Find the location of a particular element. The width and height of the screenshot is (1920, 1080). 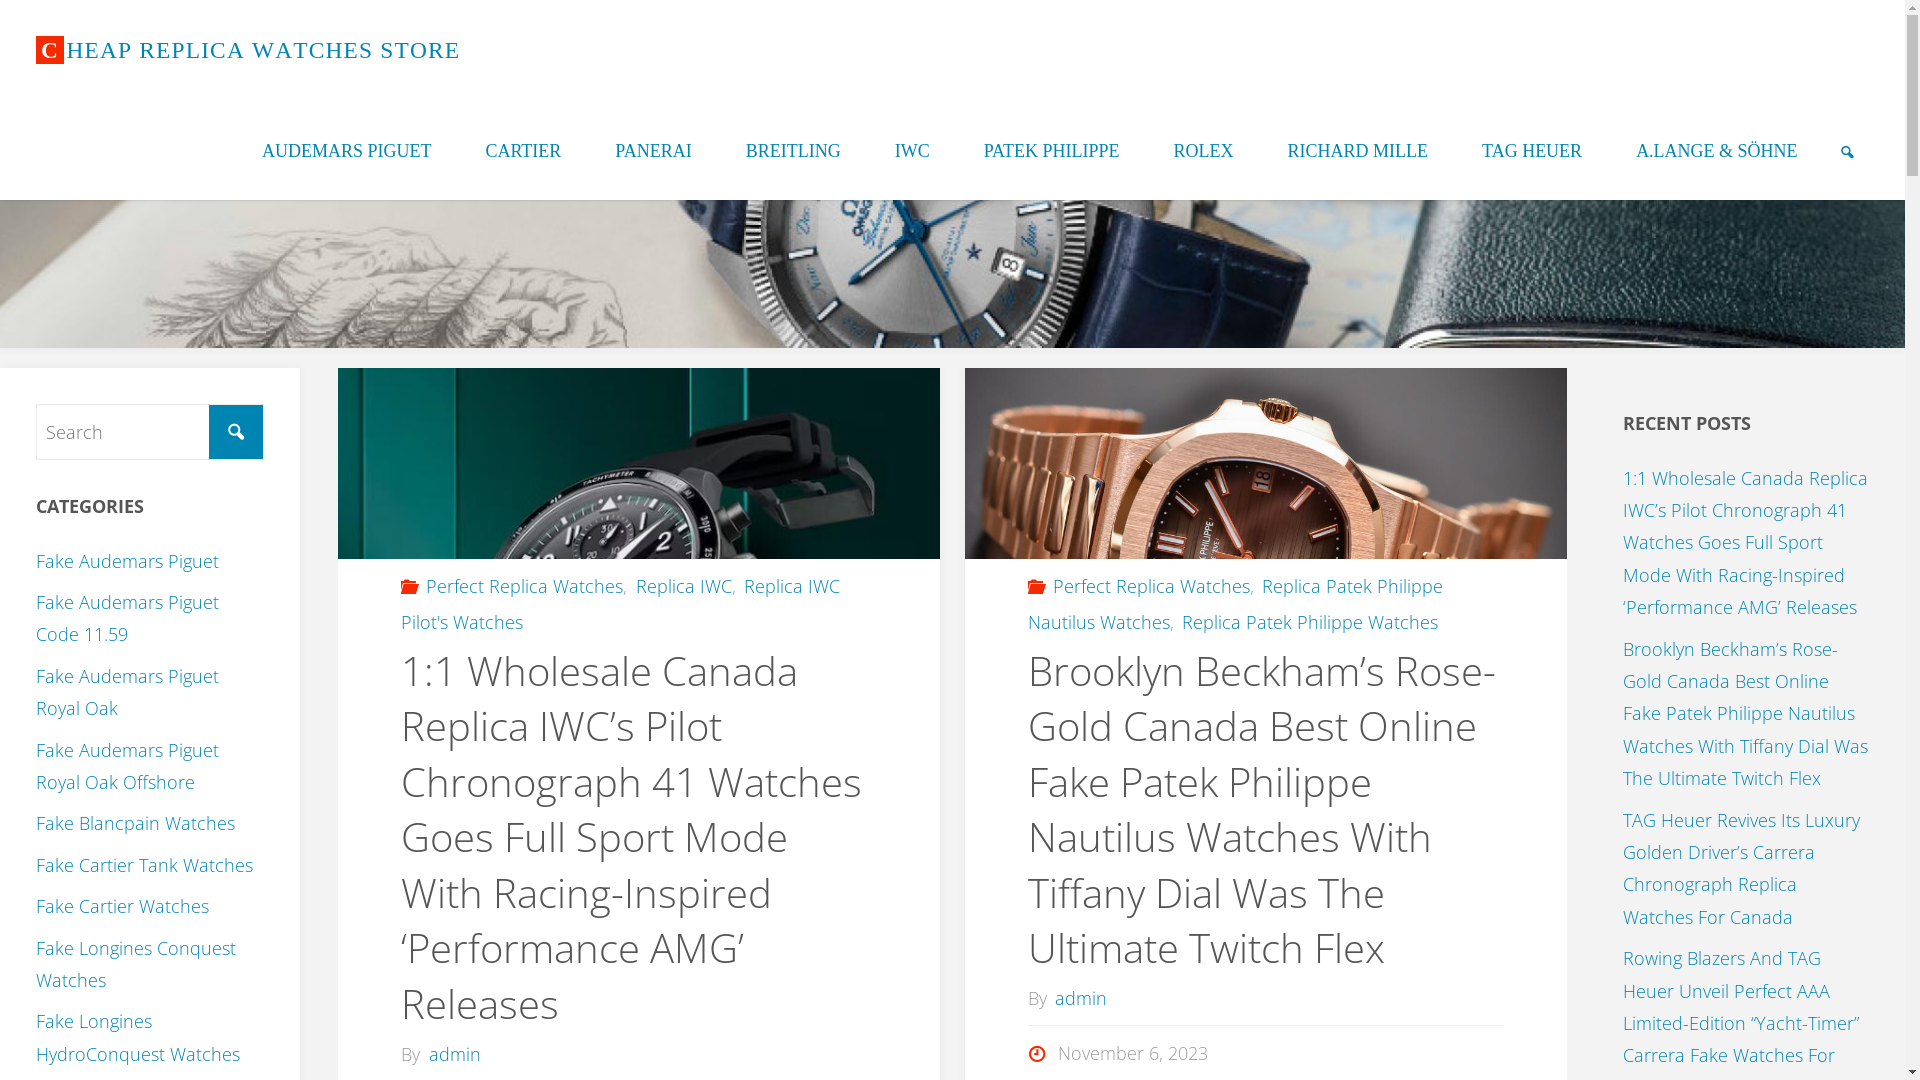

'IWC' is located at coordinates (868, 149).